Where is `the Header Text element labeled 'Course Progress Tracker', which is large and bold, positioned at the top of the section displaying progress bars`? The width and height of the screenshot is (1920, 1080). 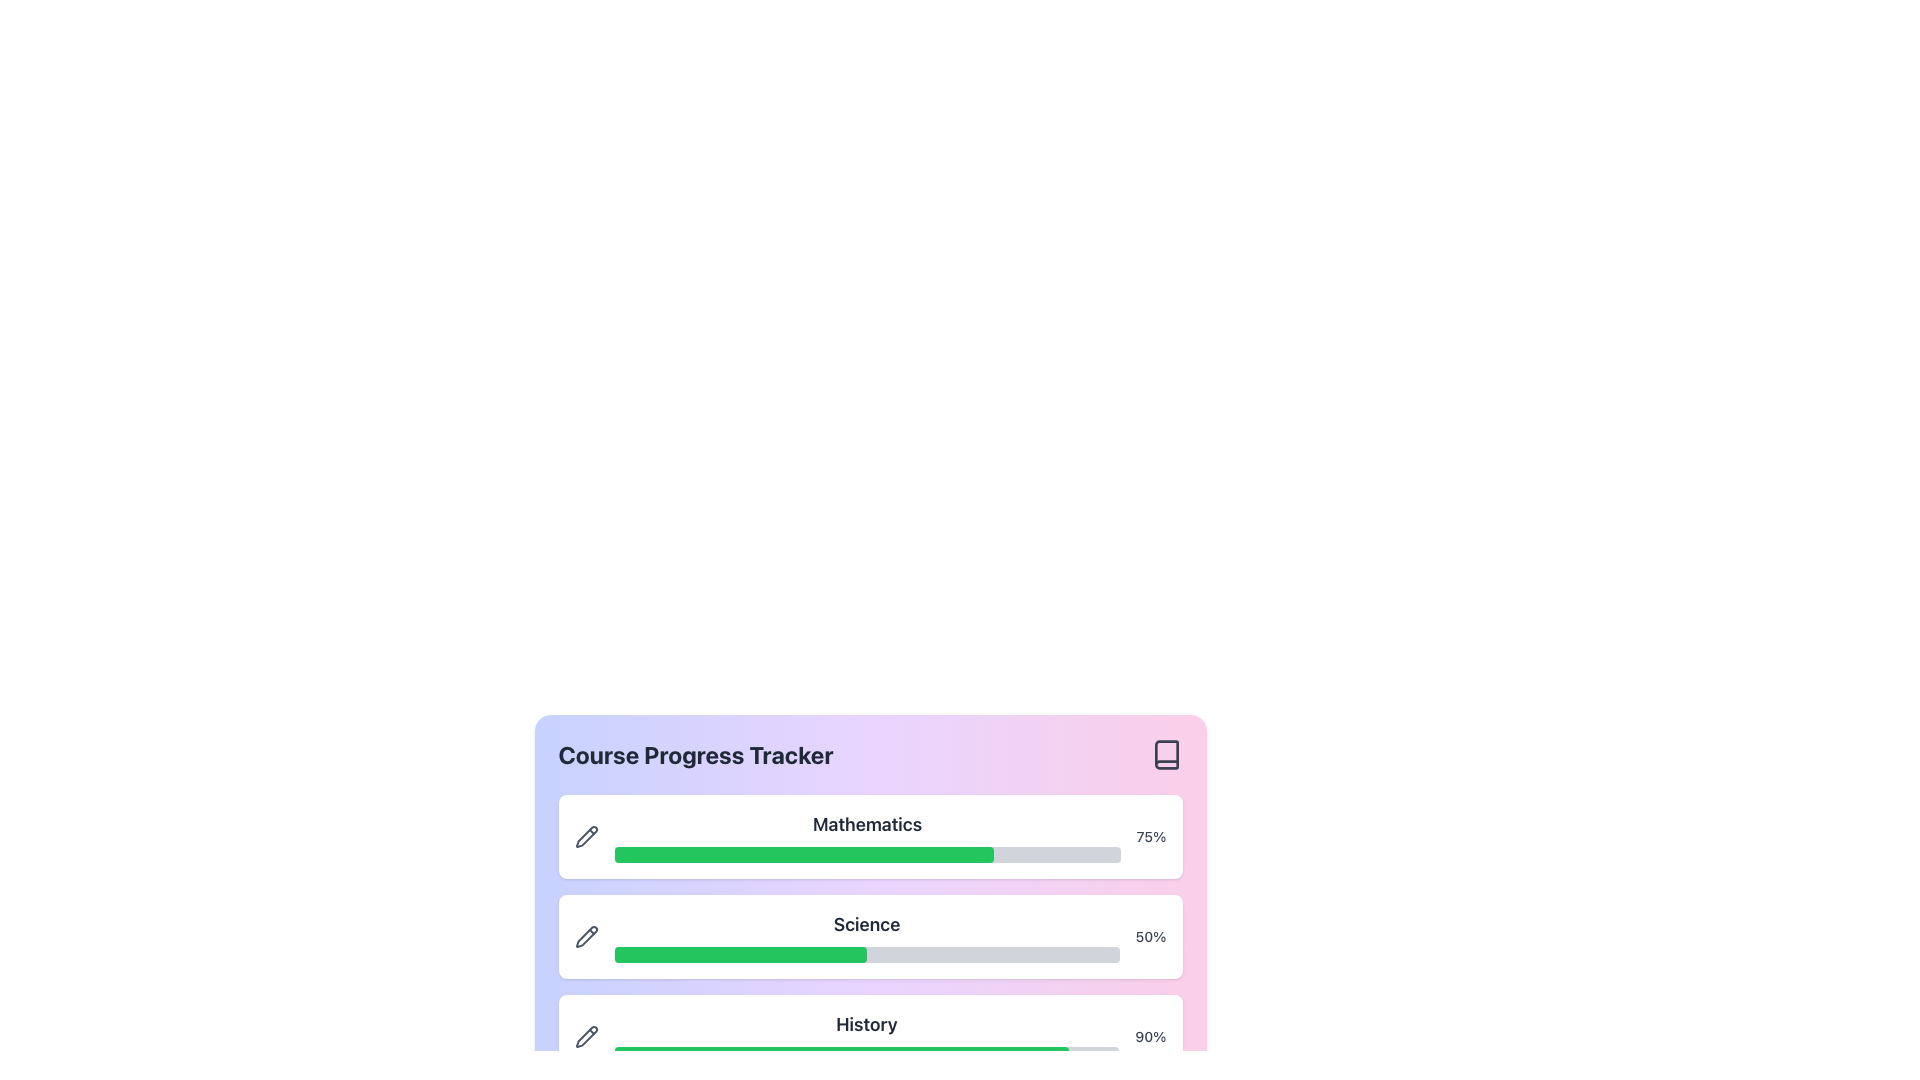
the Header Text element labeled 'Course Progress Tracker', which is large and bold, positioned at the top of the section displaying progress bars is located at coordinates (696, 755).